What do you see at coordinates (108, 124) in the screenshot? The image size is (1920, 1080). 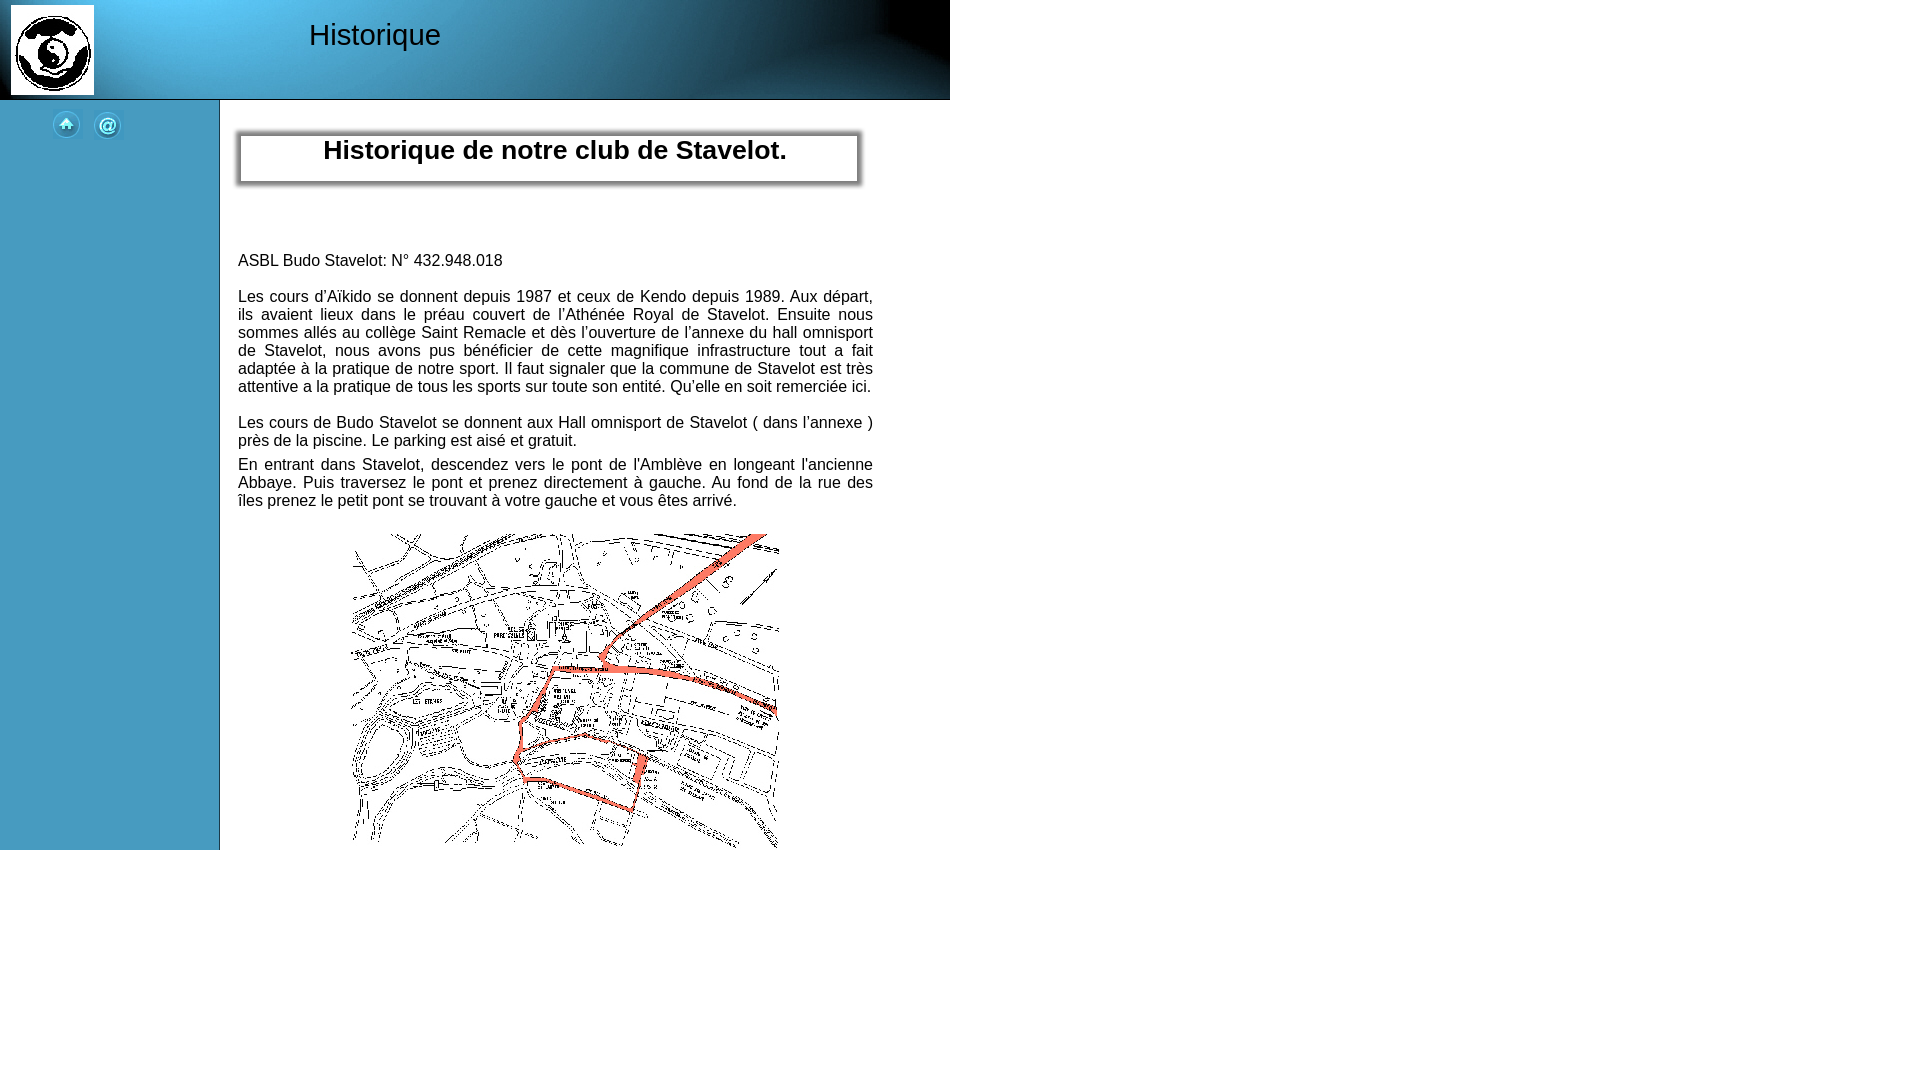 I see `'Un petit message !'` at bounding box center [108, 124].